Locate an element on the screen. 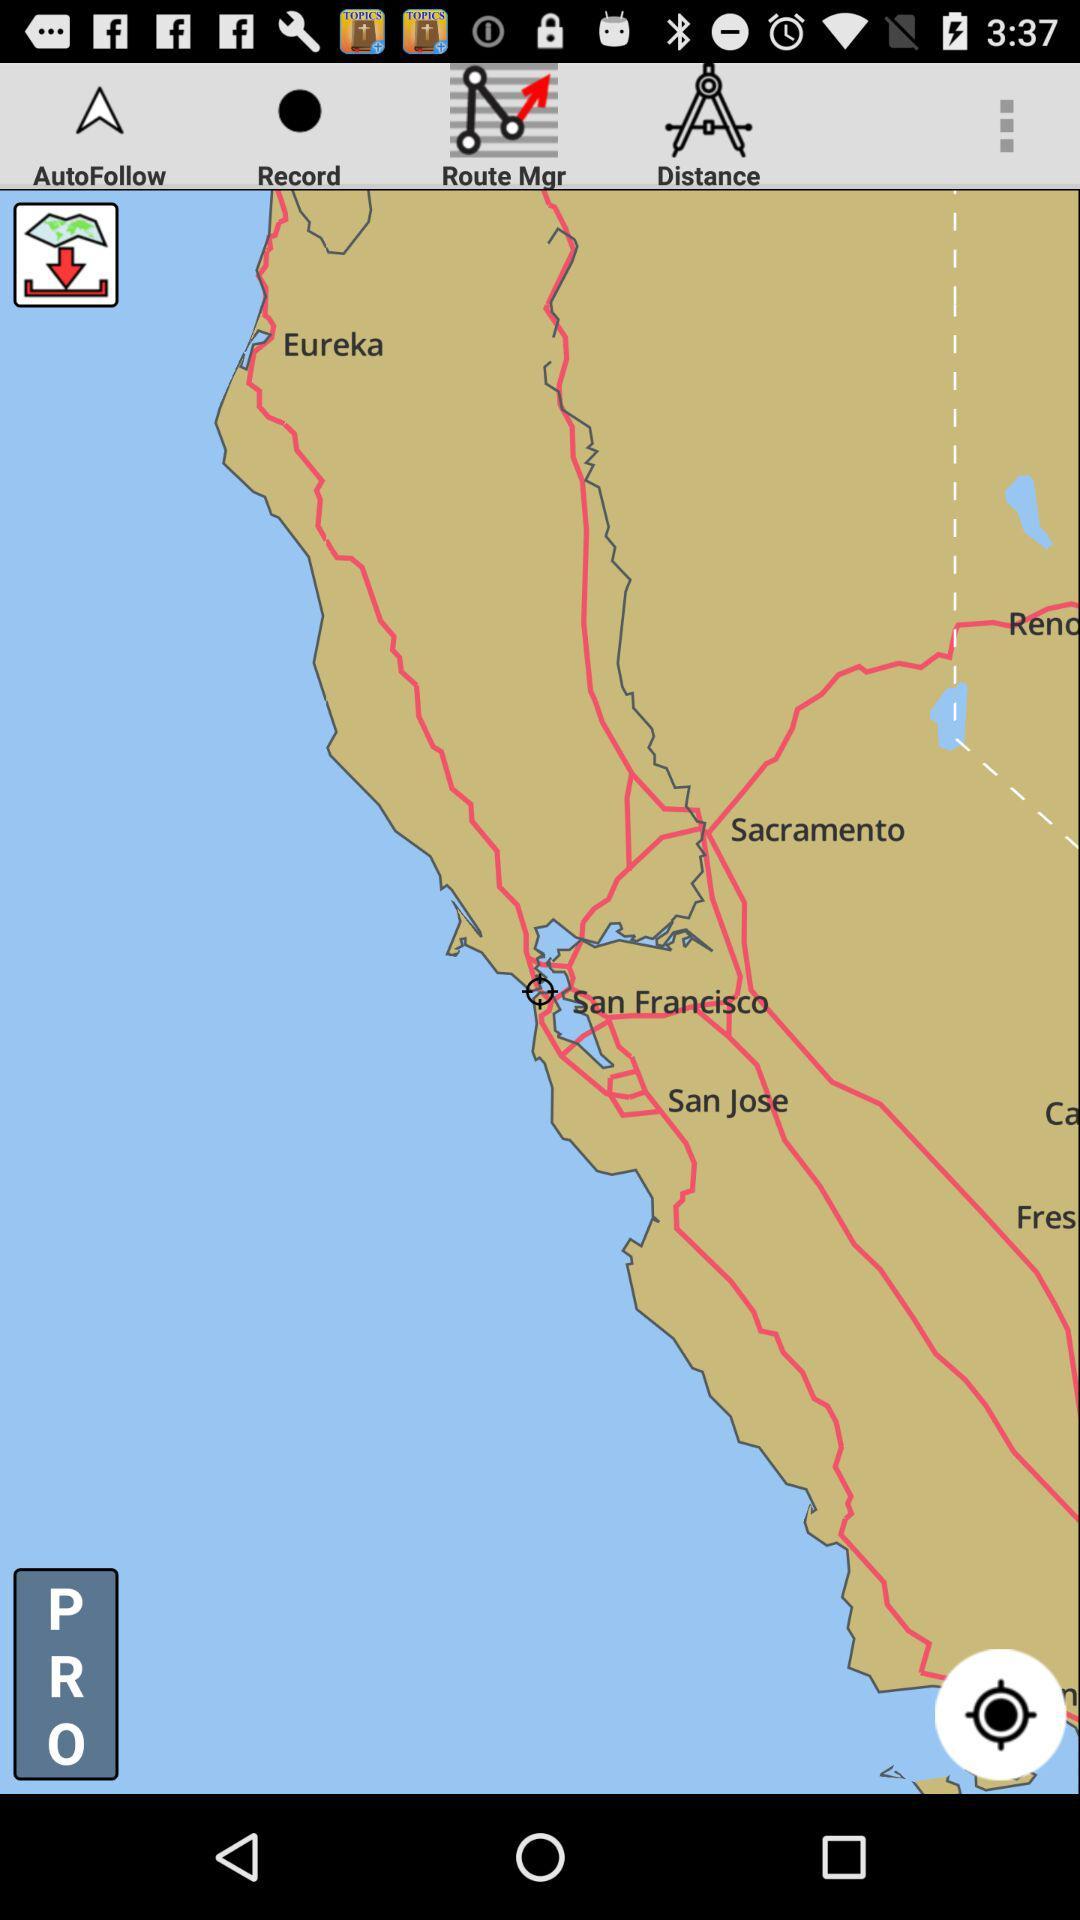 This screenshot has height=1920, width=1080. enable location tracking is located at coordinates (1000, 1713).